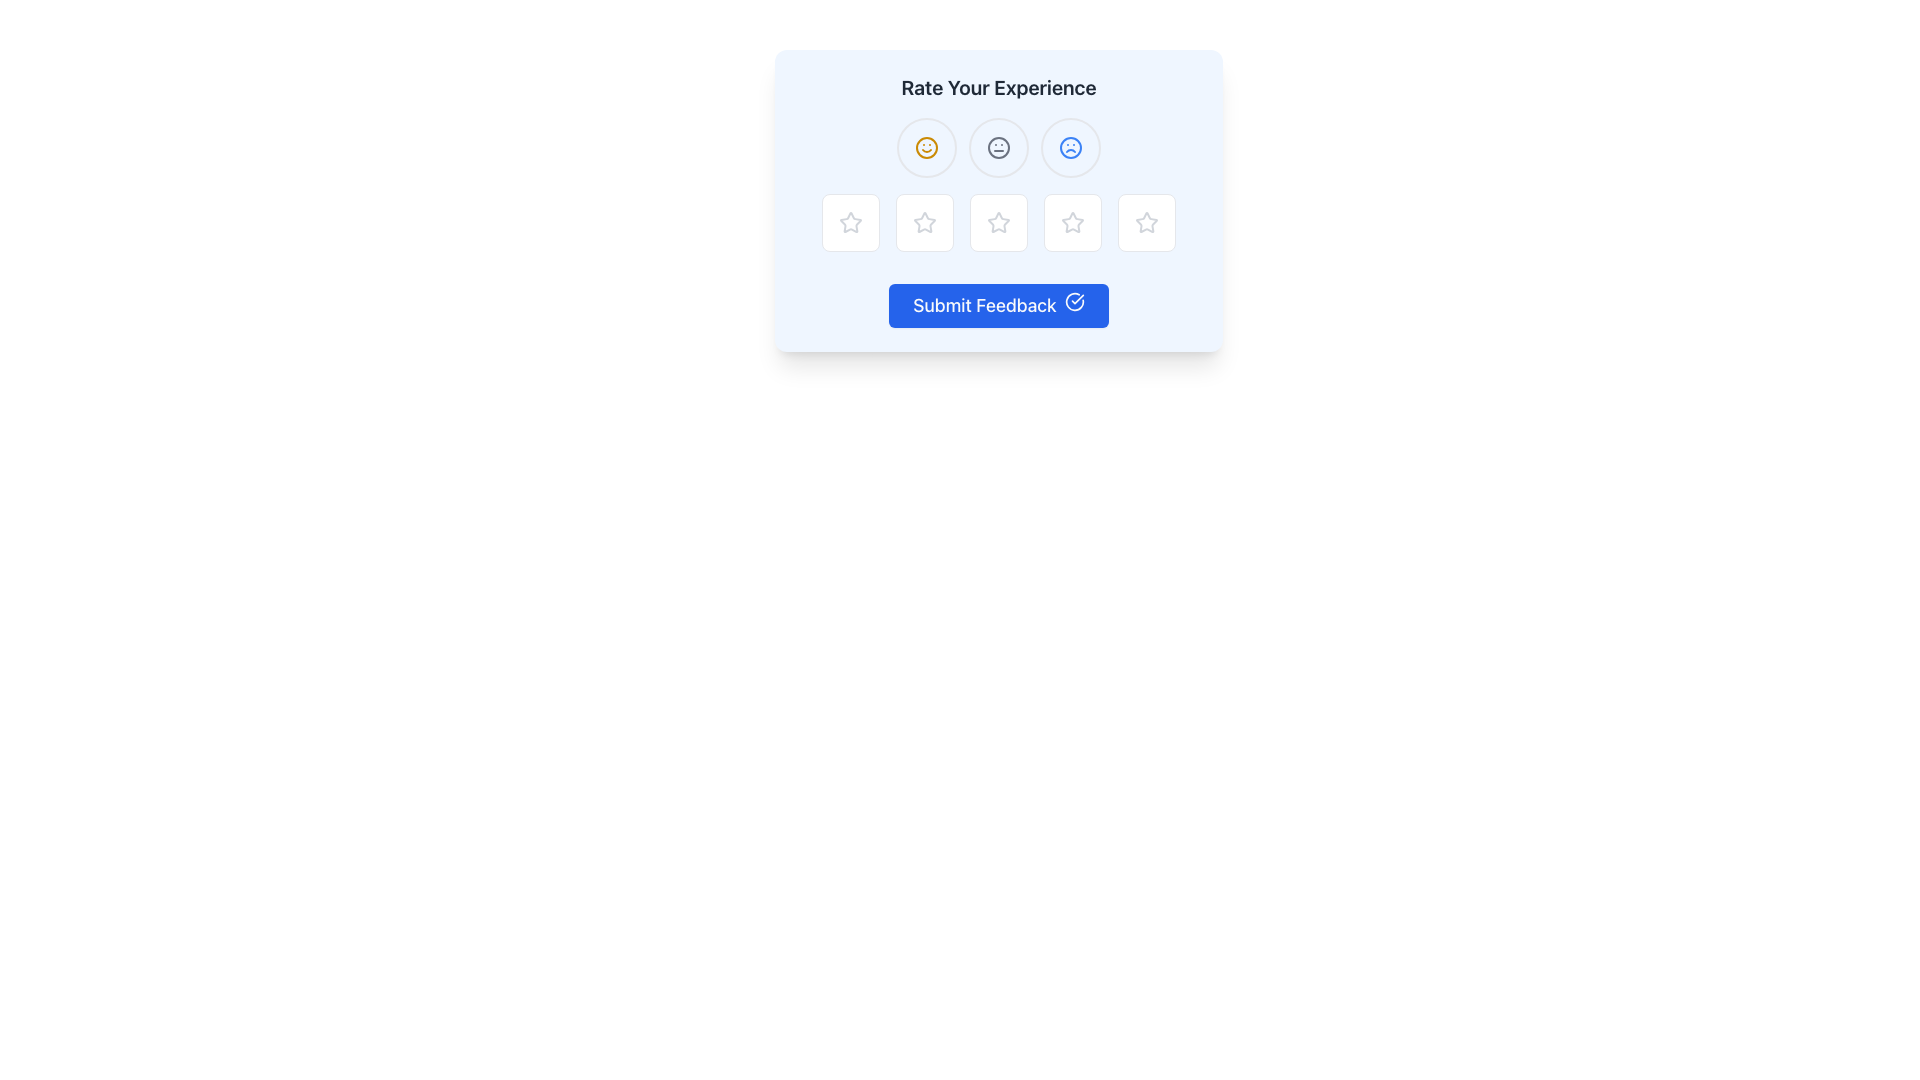 The width and height of the screenshot is (1920, 1080). Describe the element at coordinates (998, 297) in the screenshot. I see `the 'Submit Feedback' button with a blue background and rounded corners` at that location.